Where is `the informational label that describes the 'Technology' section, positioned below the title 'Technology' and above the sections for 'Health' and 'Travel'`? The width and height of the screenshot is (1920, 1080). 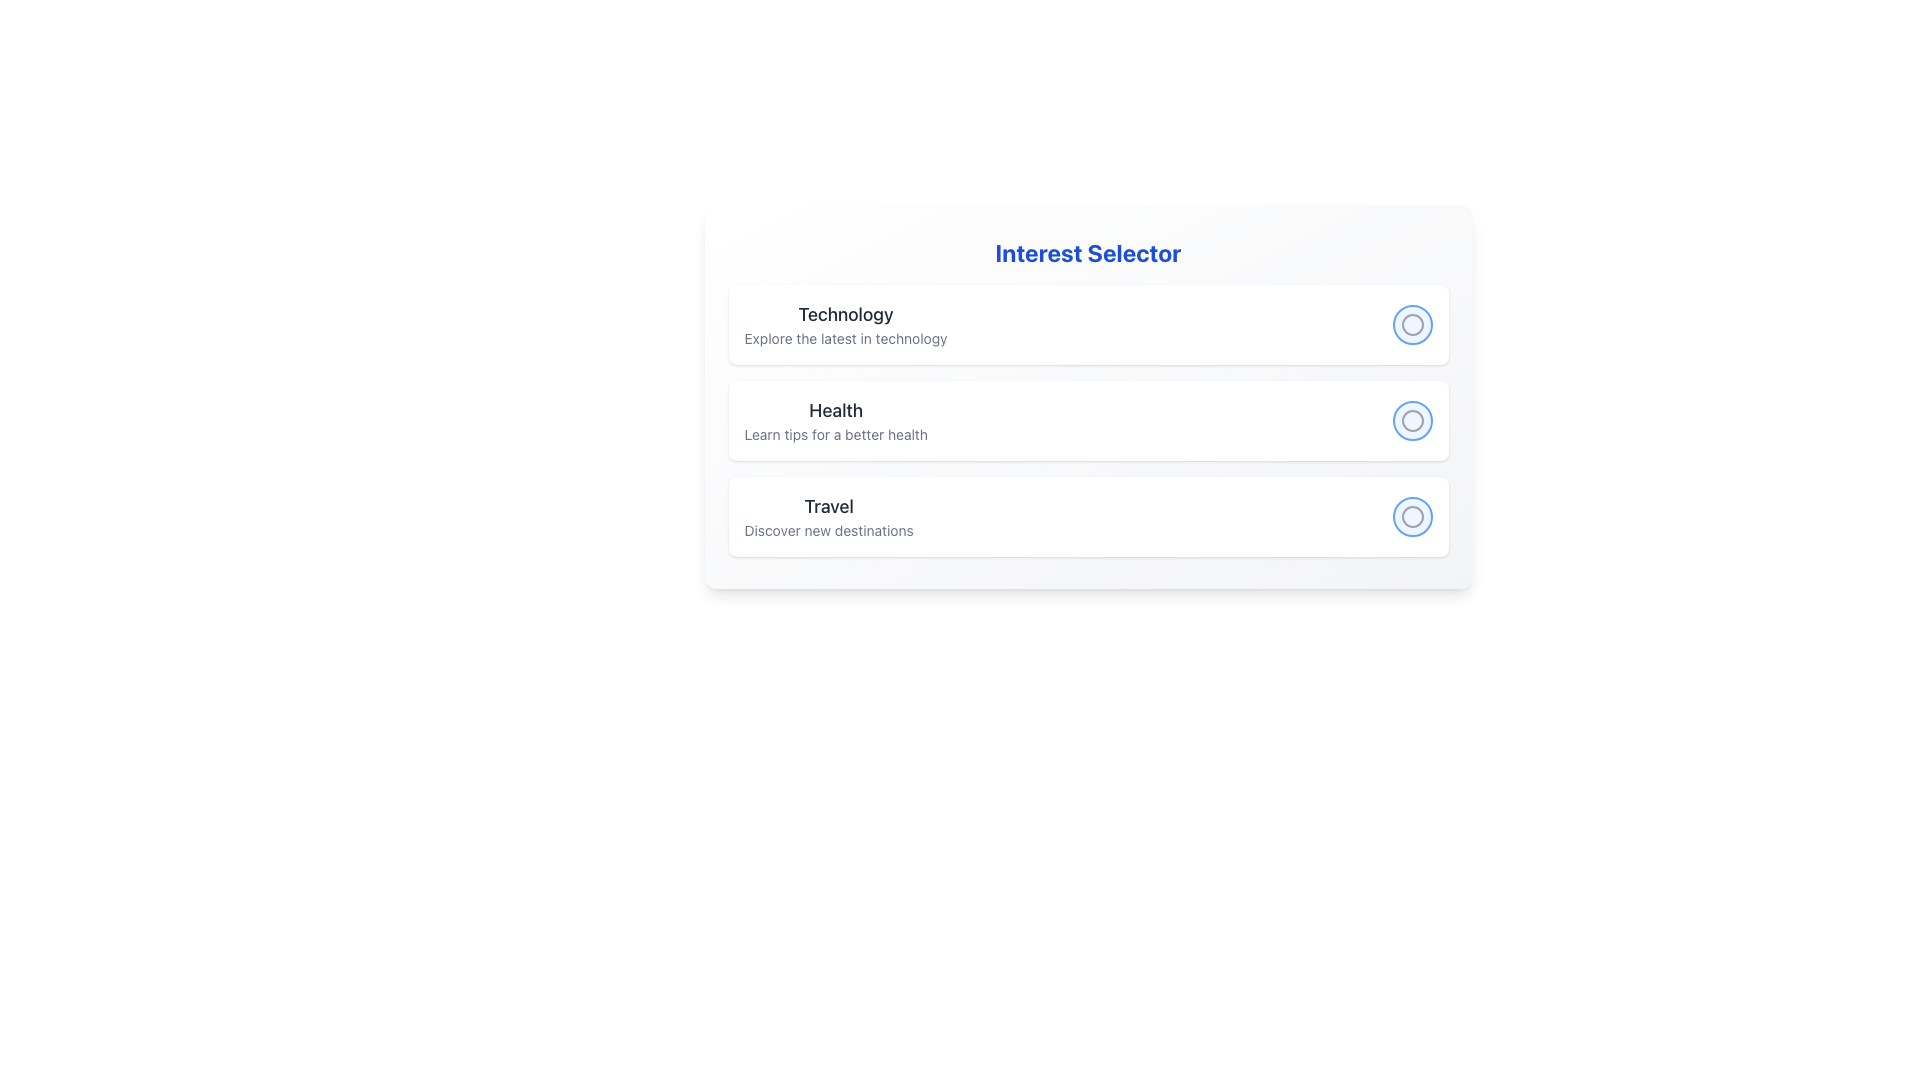 the informational label that describes the 'Technology' section, positioned below the title 'Technology' and above the sections for 'Health' and 'Travel' is located at coordinates (846, 338).